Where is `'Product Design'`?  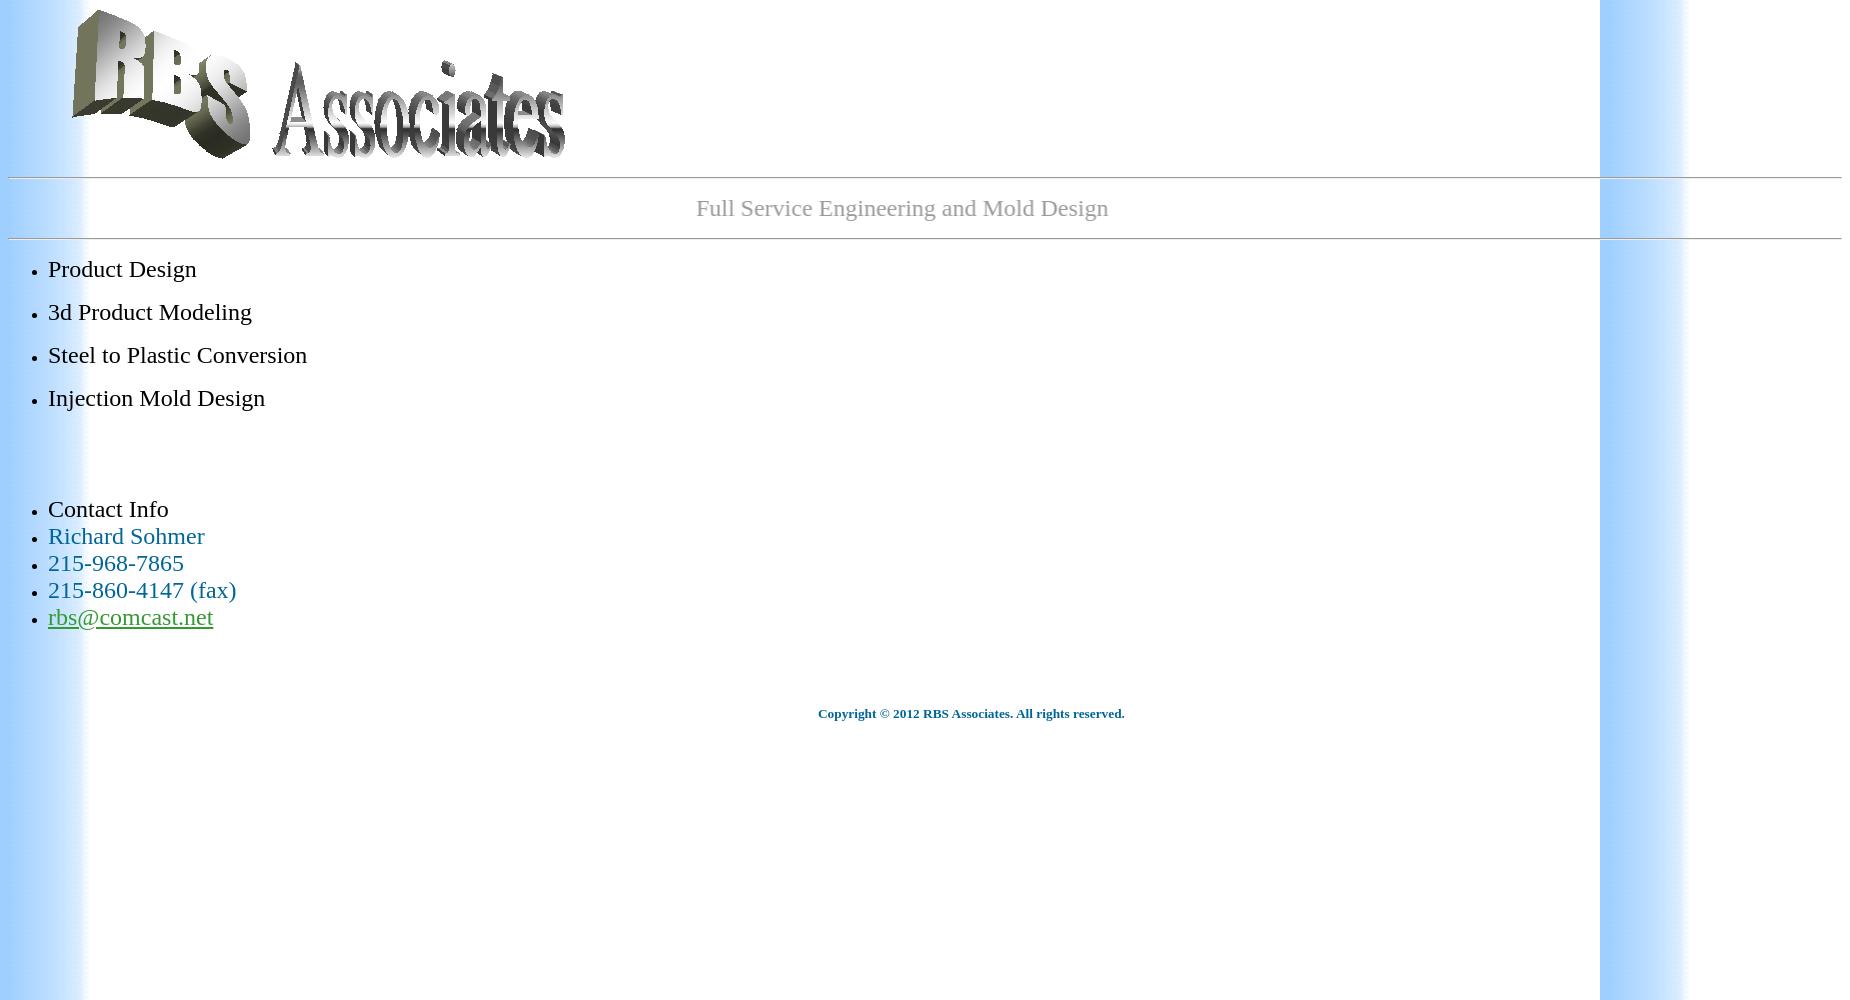
'Product Design' is located at coordinates (120, 269).